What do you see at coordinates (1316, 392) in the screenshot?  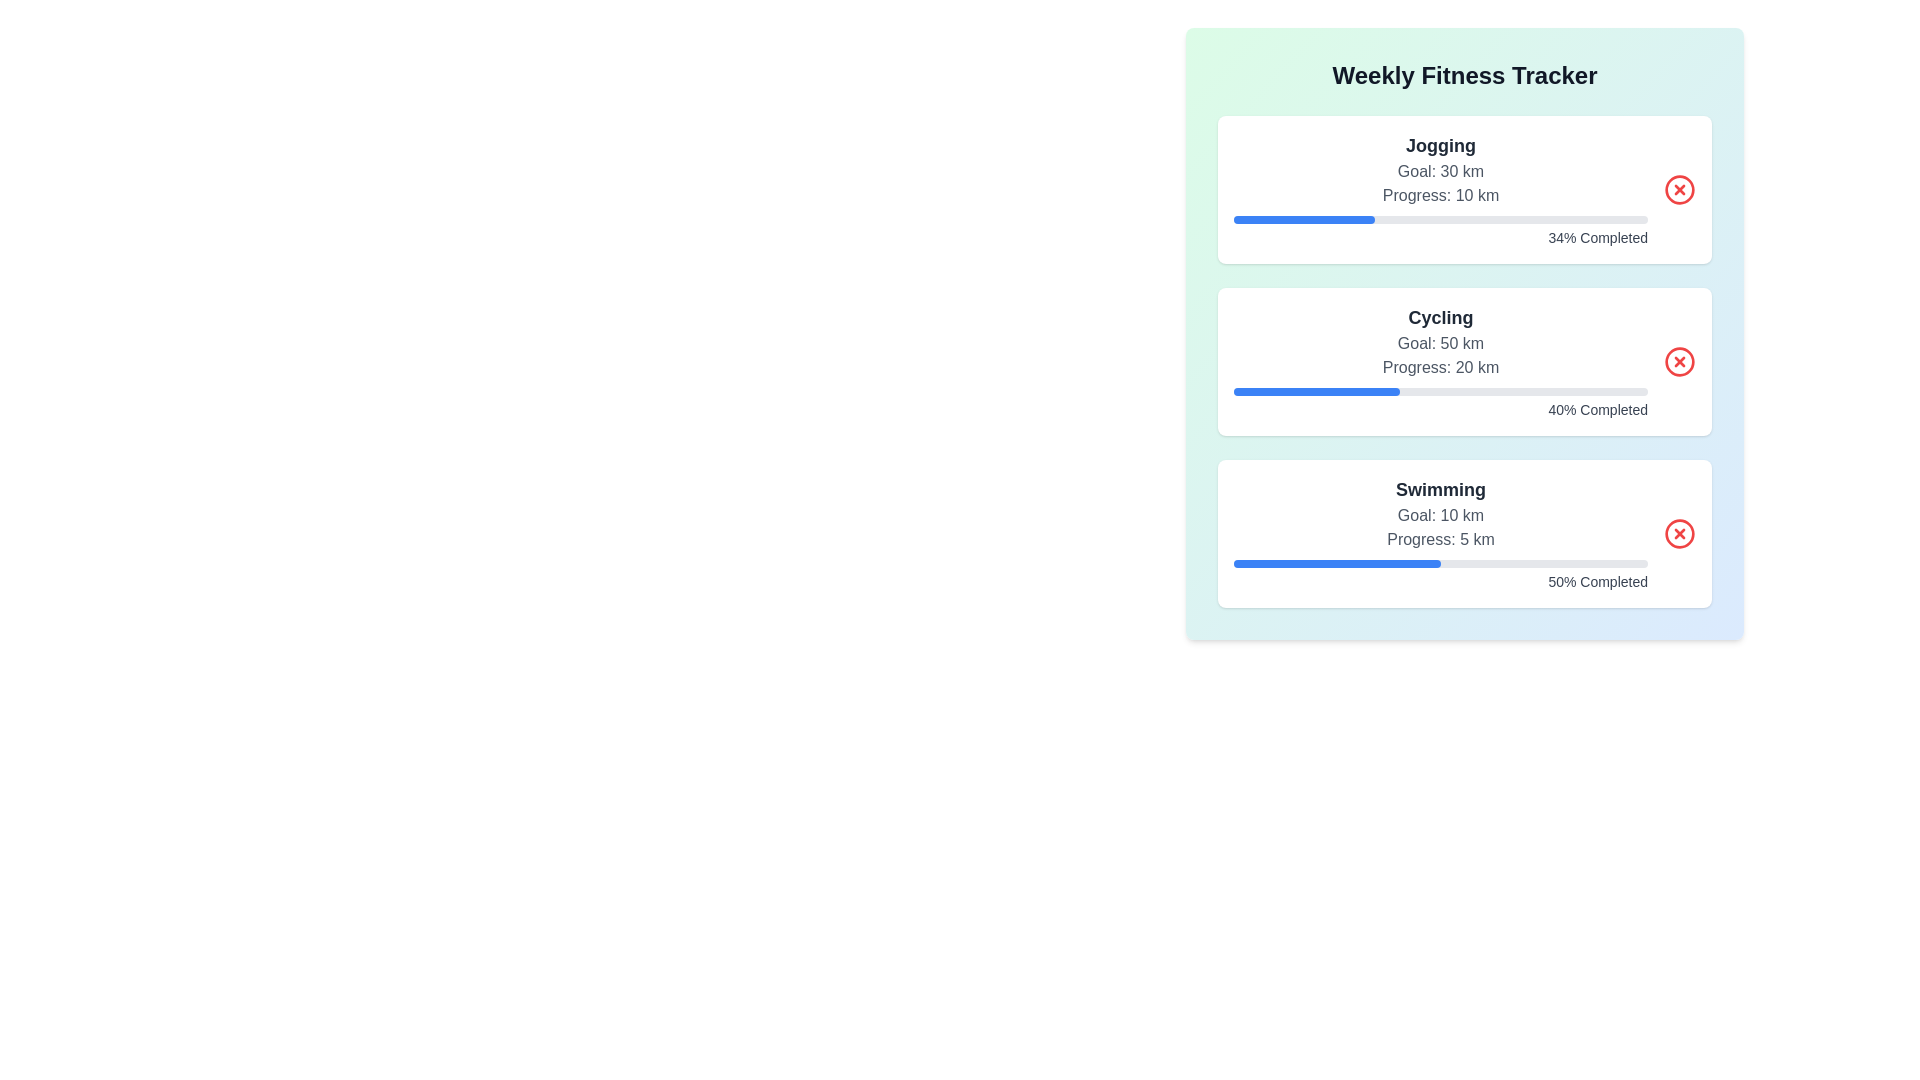 I see `the blue filled segment of the progress bar representing the completion percentage of the 'Cycling' activity, which is centrally located within the gray progress bar` at bounding box center [1316, 392].